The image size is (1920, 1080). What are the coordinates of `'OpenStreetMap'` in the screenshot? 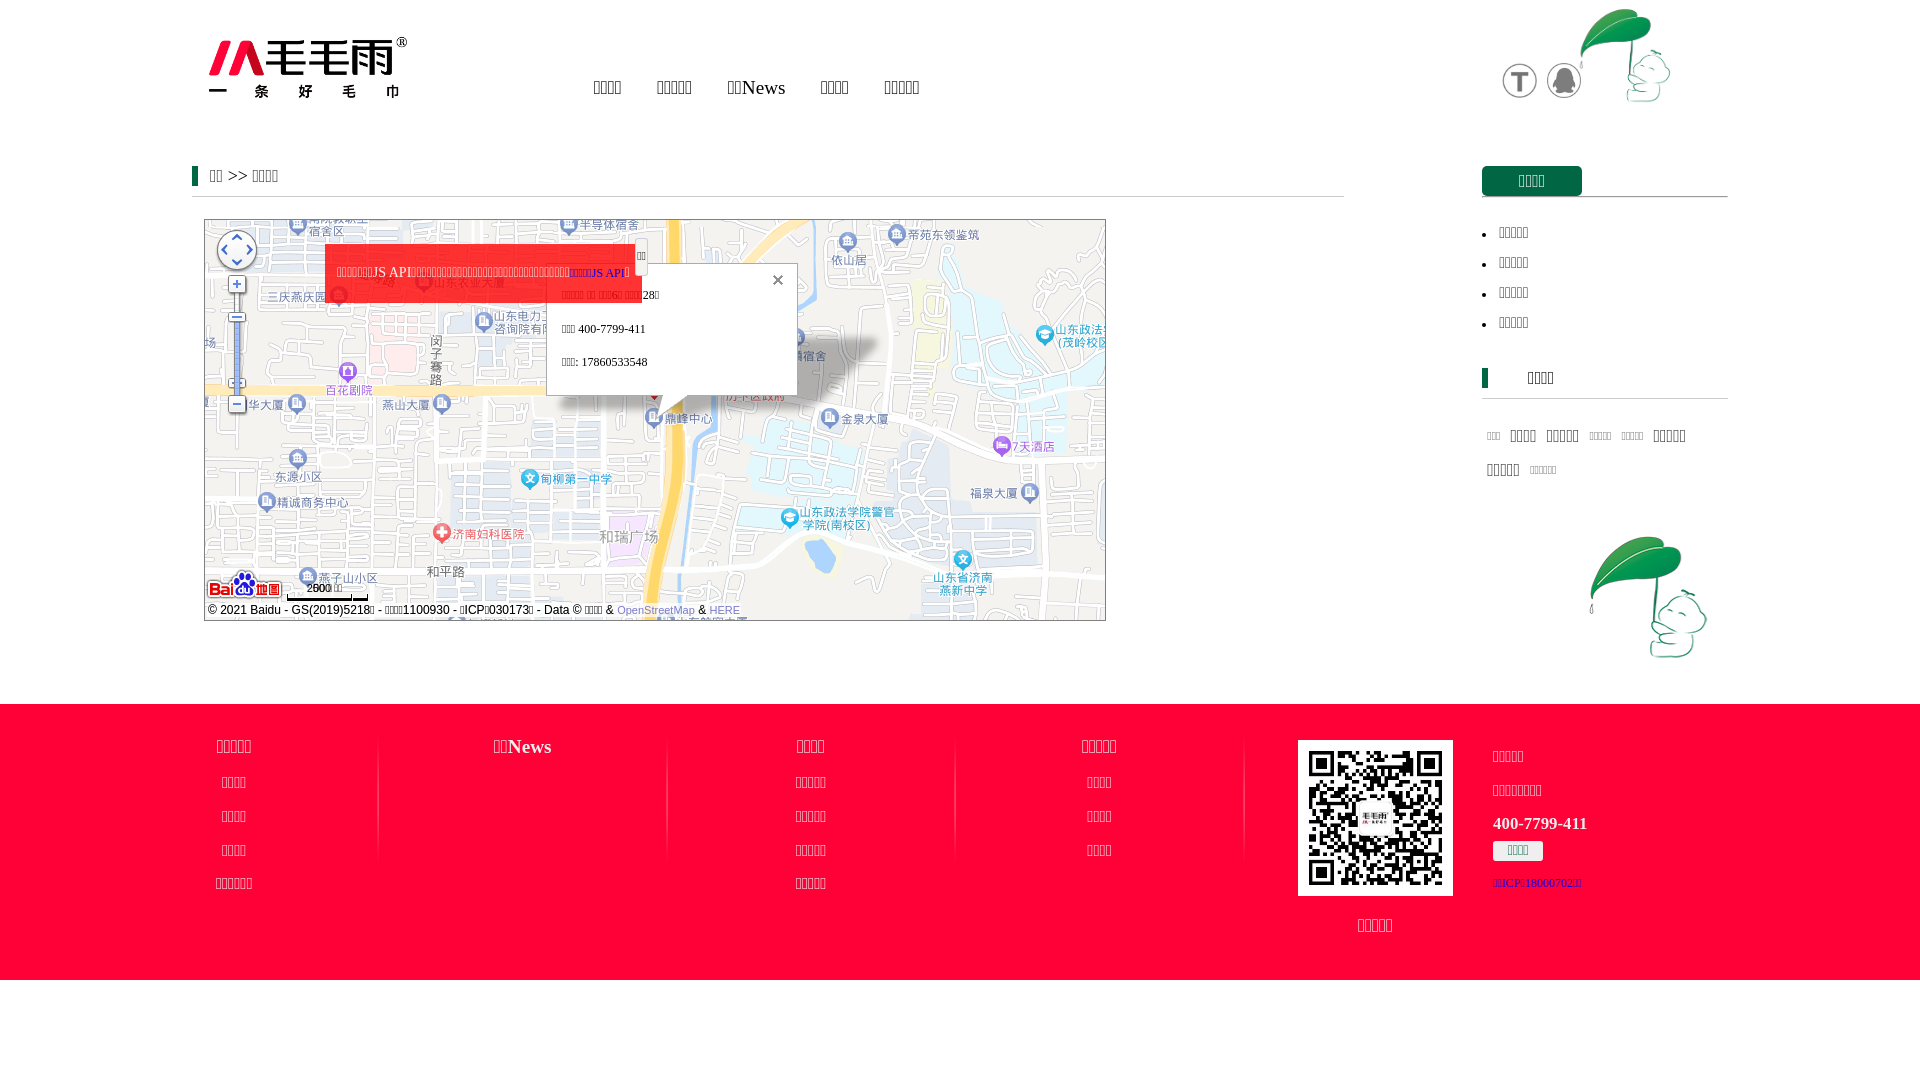 It's located at (656, 608).